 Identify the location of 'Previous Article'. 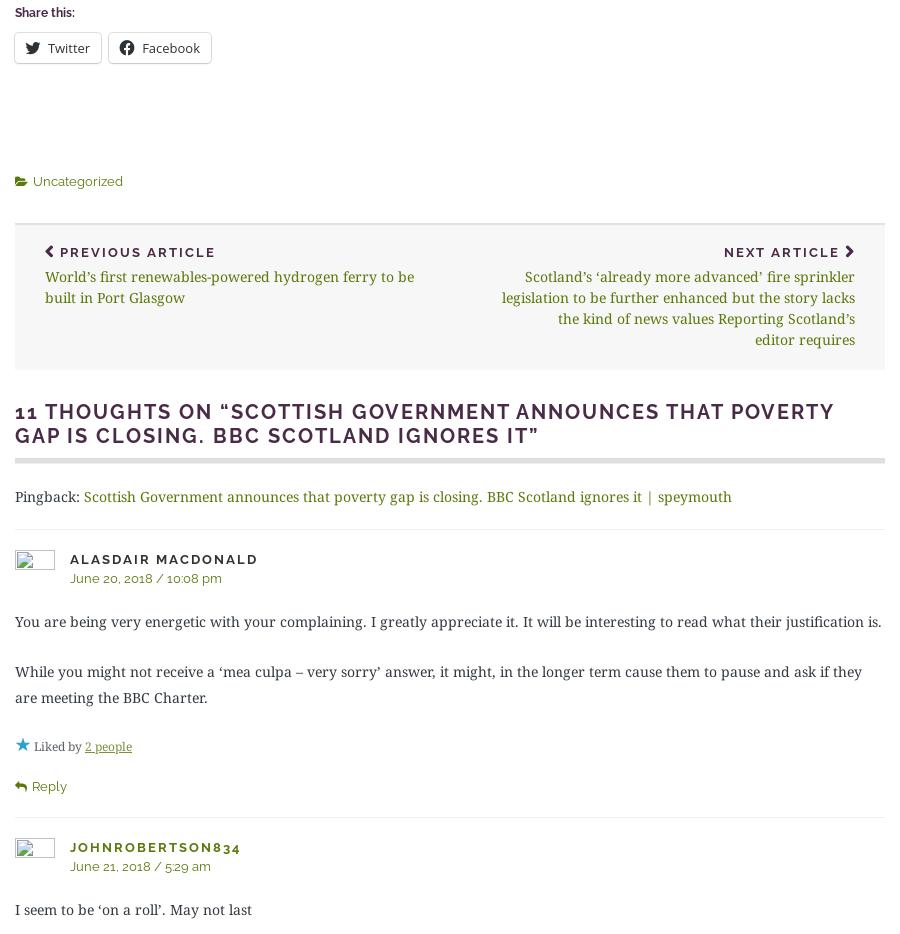
(137, 252).